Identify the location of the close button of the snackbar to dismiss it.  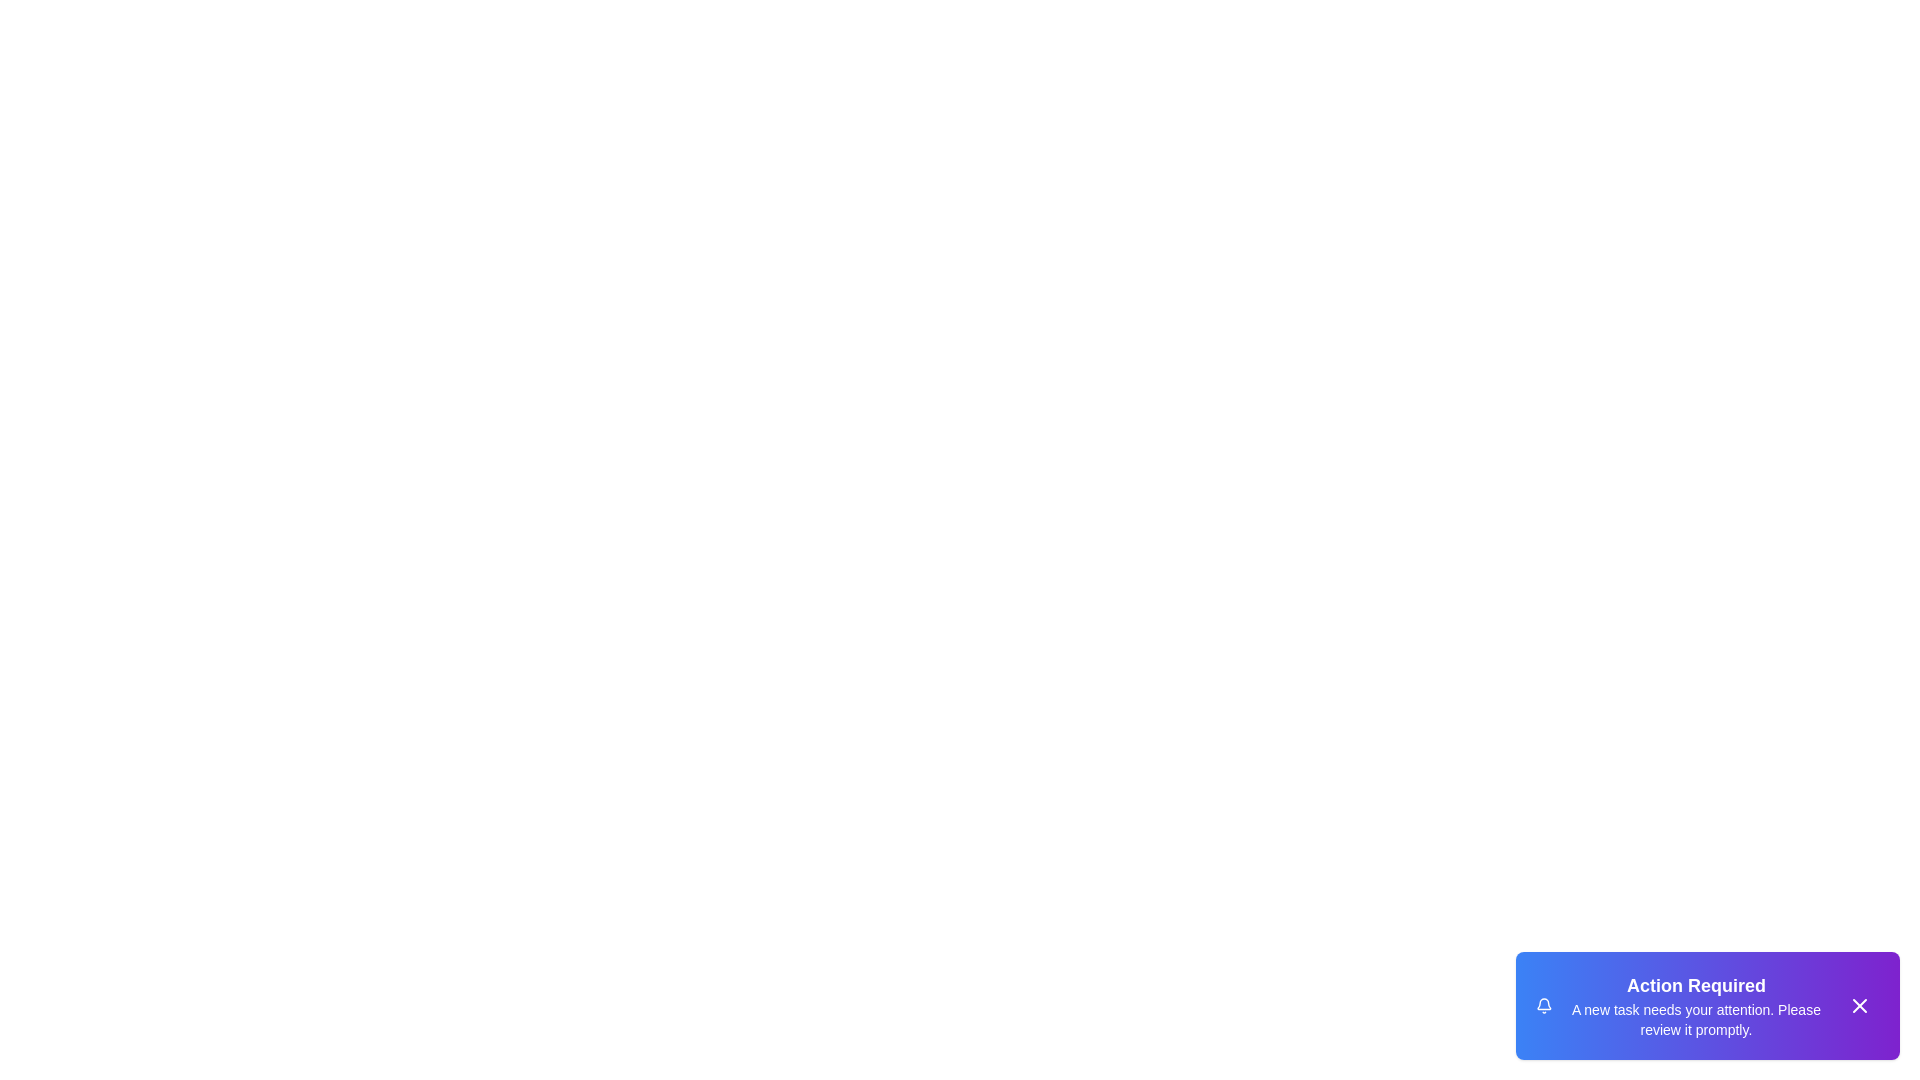
(1859, 1006).